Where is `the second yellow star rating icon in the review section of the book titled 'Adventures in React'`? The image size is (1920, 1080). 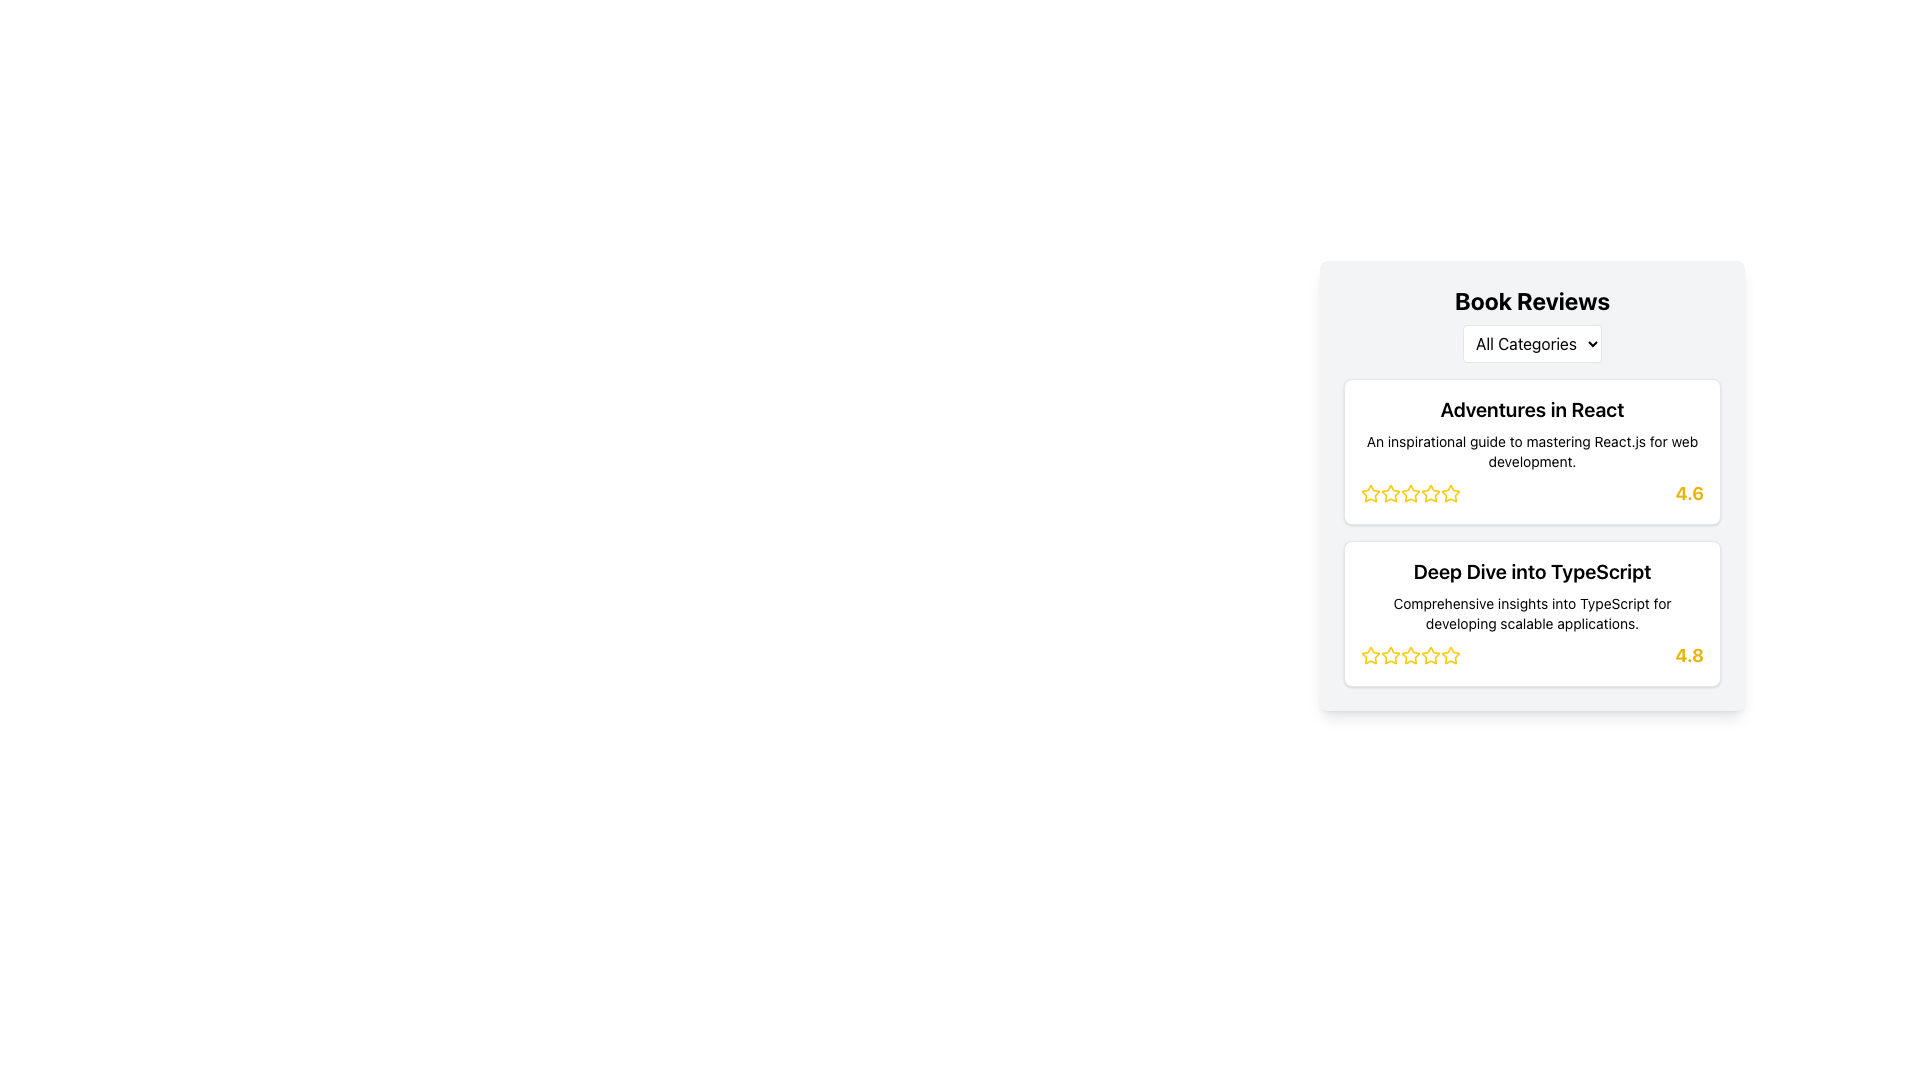 the second yellow star rating icon in the review section of the book titled 'Adventures in React' is located at coordinates (1409, 493).